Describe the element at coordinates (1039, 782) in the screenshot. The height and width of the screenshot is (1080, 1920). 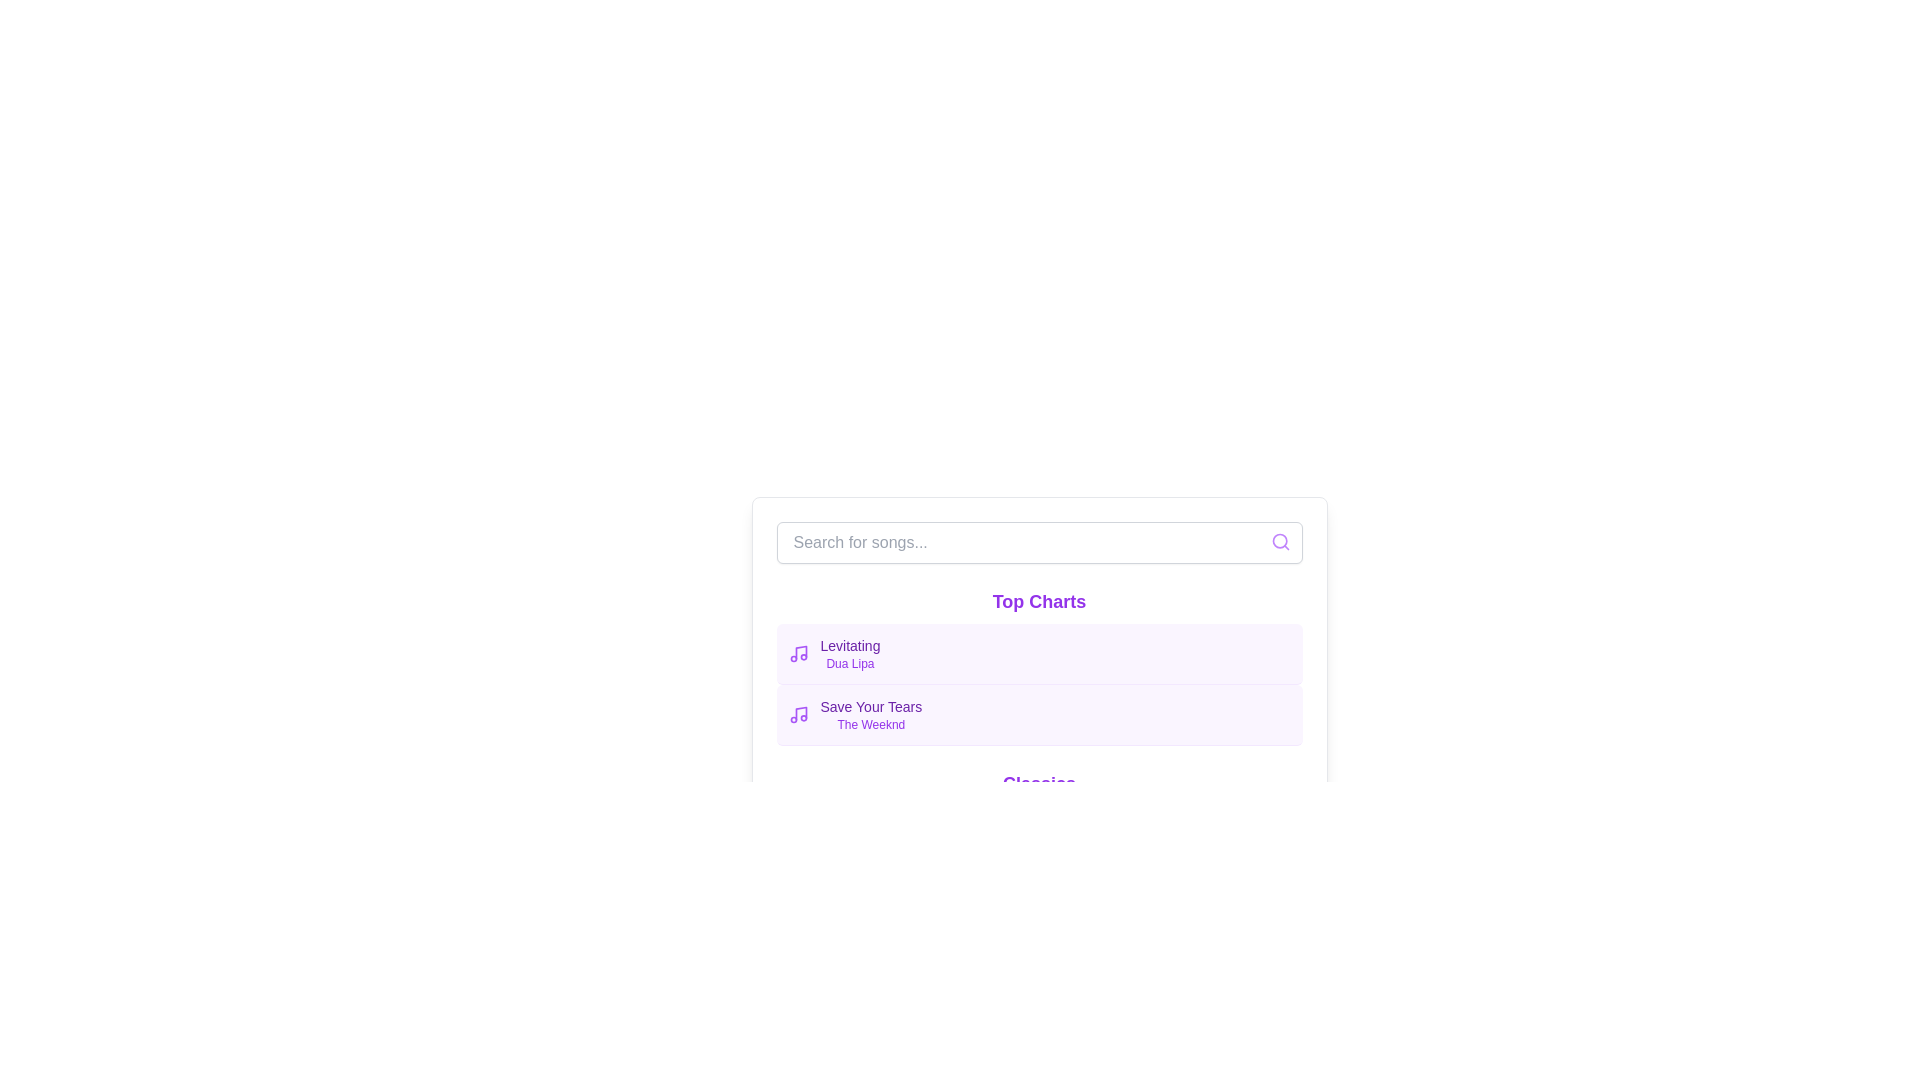
I see `the 'Classics' text label located at the bottom of the 'Top Charts' list` at that location.